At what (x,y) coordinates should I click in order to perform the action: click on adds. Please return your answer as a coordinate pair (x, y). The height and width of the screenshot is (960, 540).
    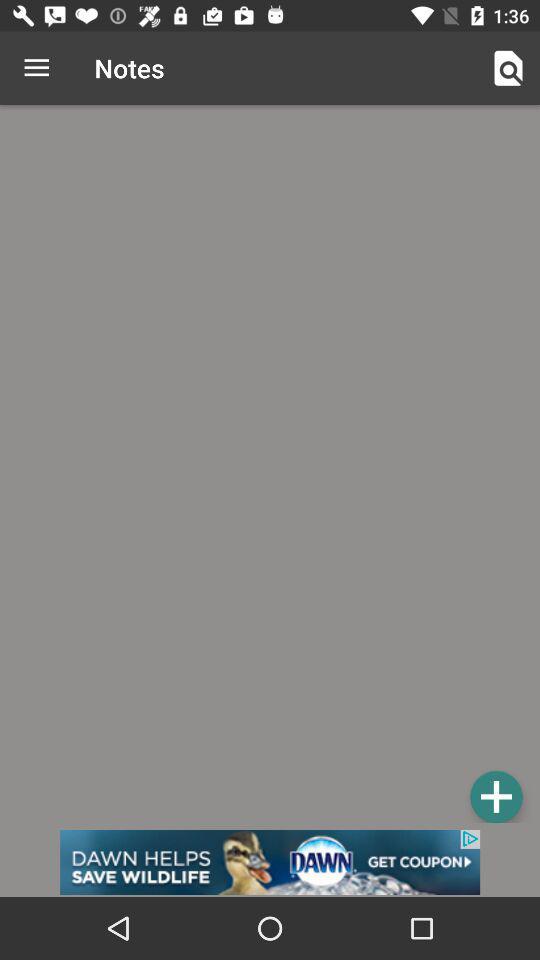
    Looking at the image, I should click on (495, 796).